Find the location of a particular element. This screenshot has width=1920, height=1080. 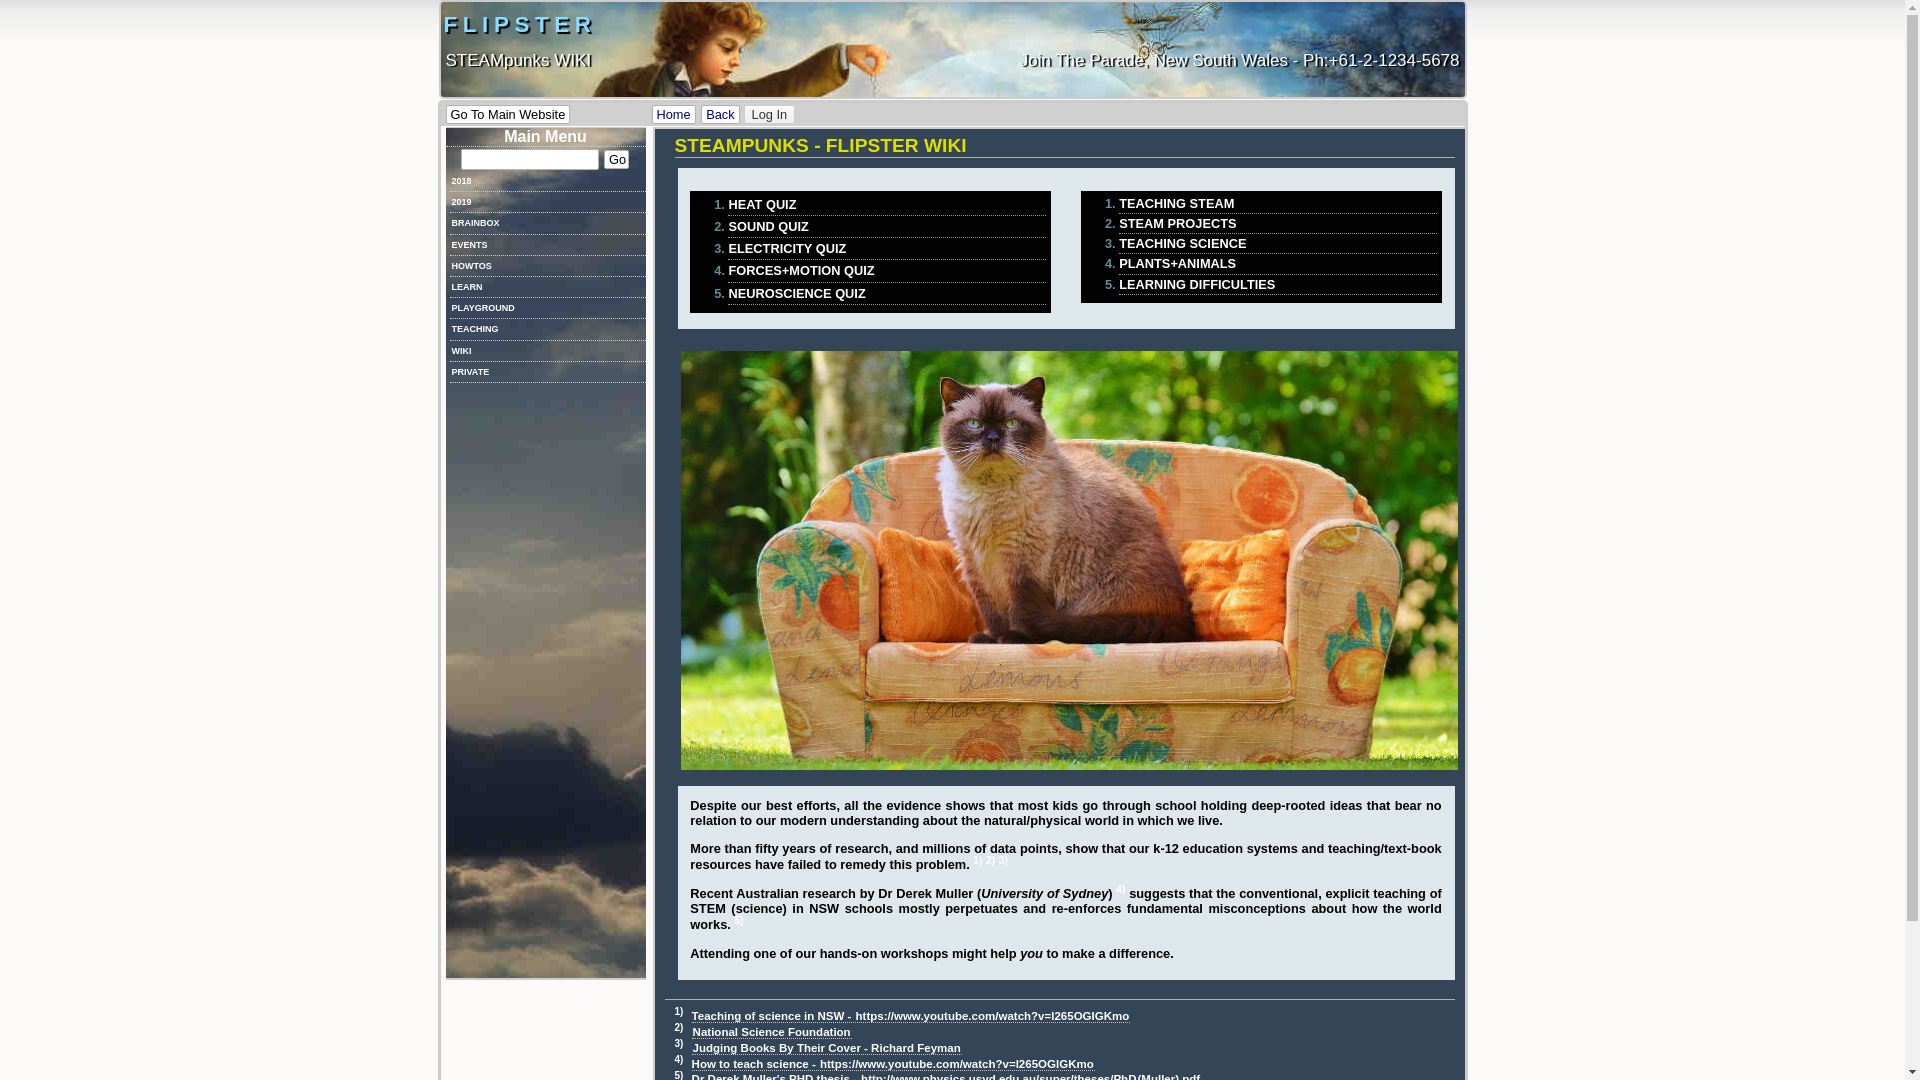

'Judging Books By Their Cover - Richard Feyman' is located at coordinates (826, 1047).